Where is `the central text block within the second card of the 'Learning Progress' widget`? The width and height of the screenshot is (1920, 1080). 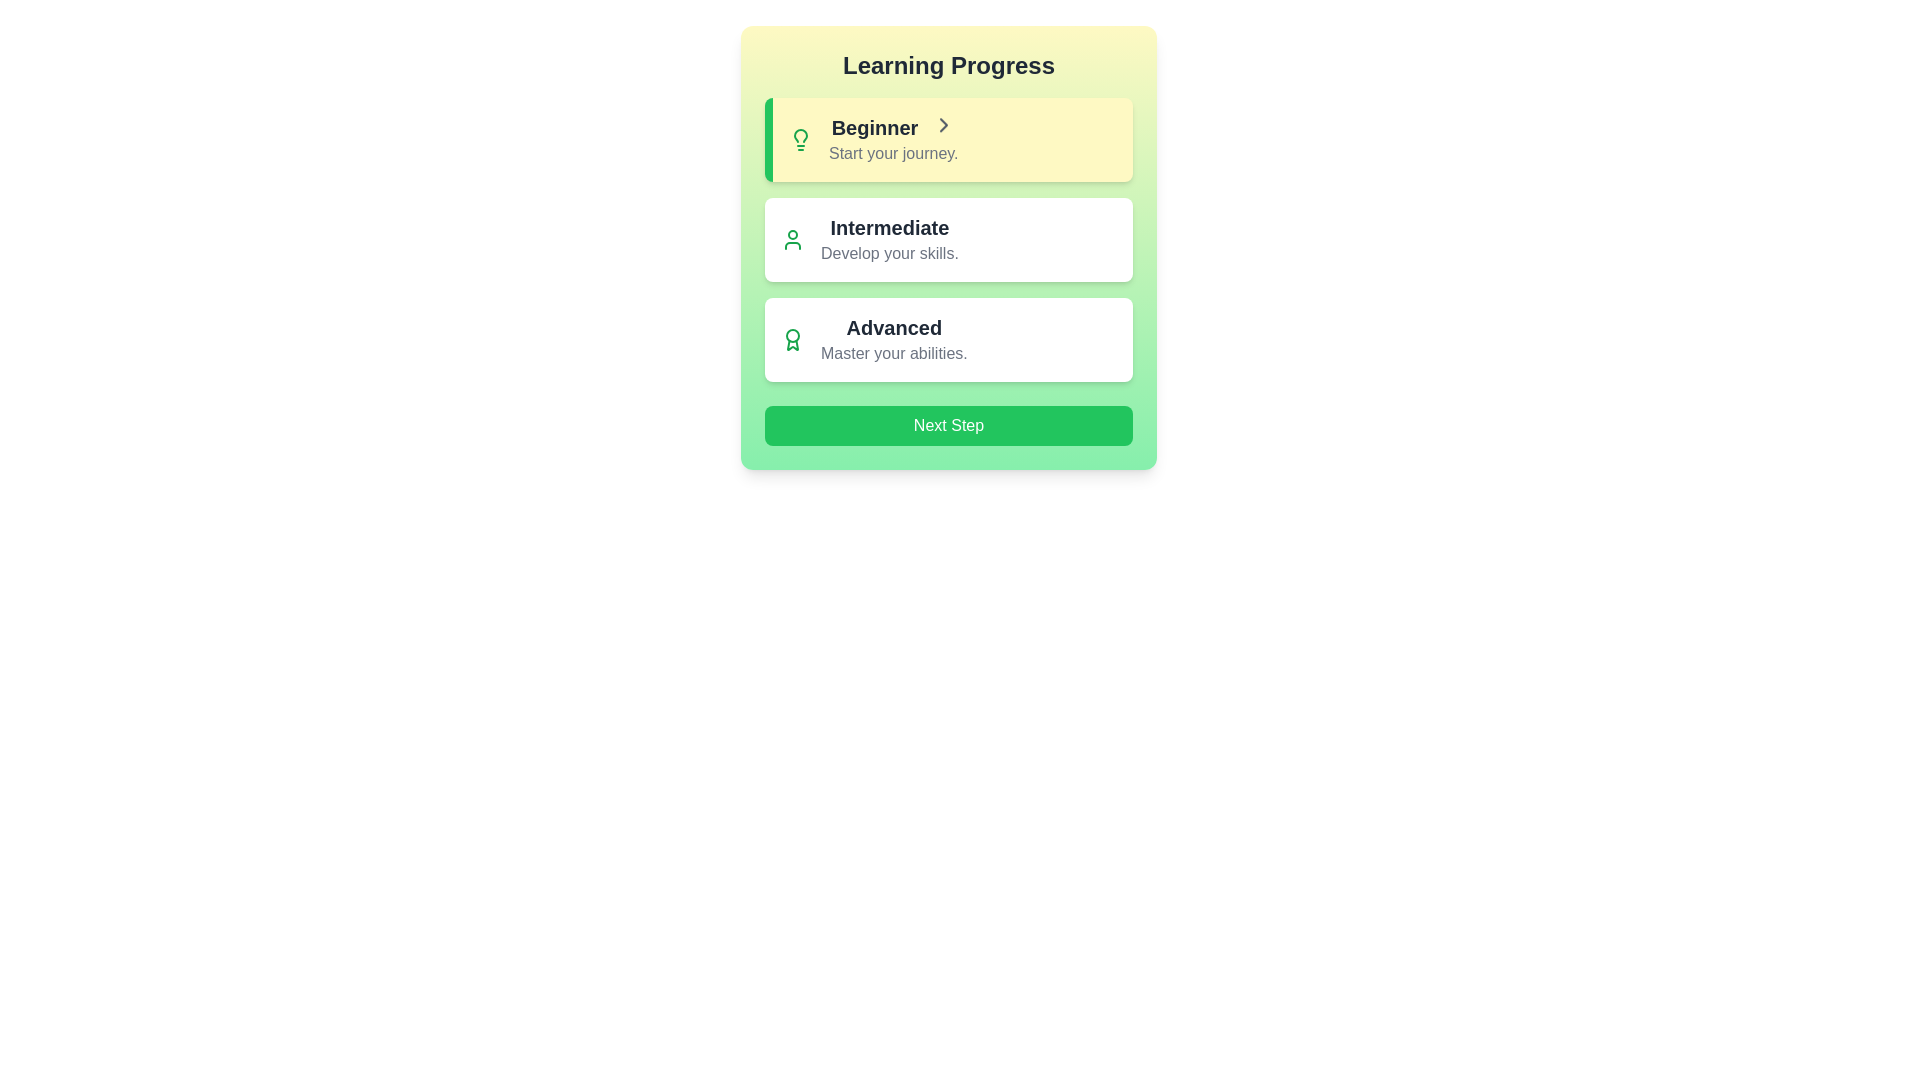
the central text block within the second card of the 'Learning Progress' widget is located at coordinates (888, 238).